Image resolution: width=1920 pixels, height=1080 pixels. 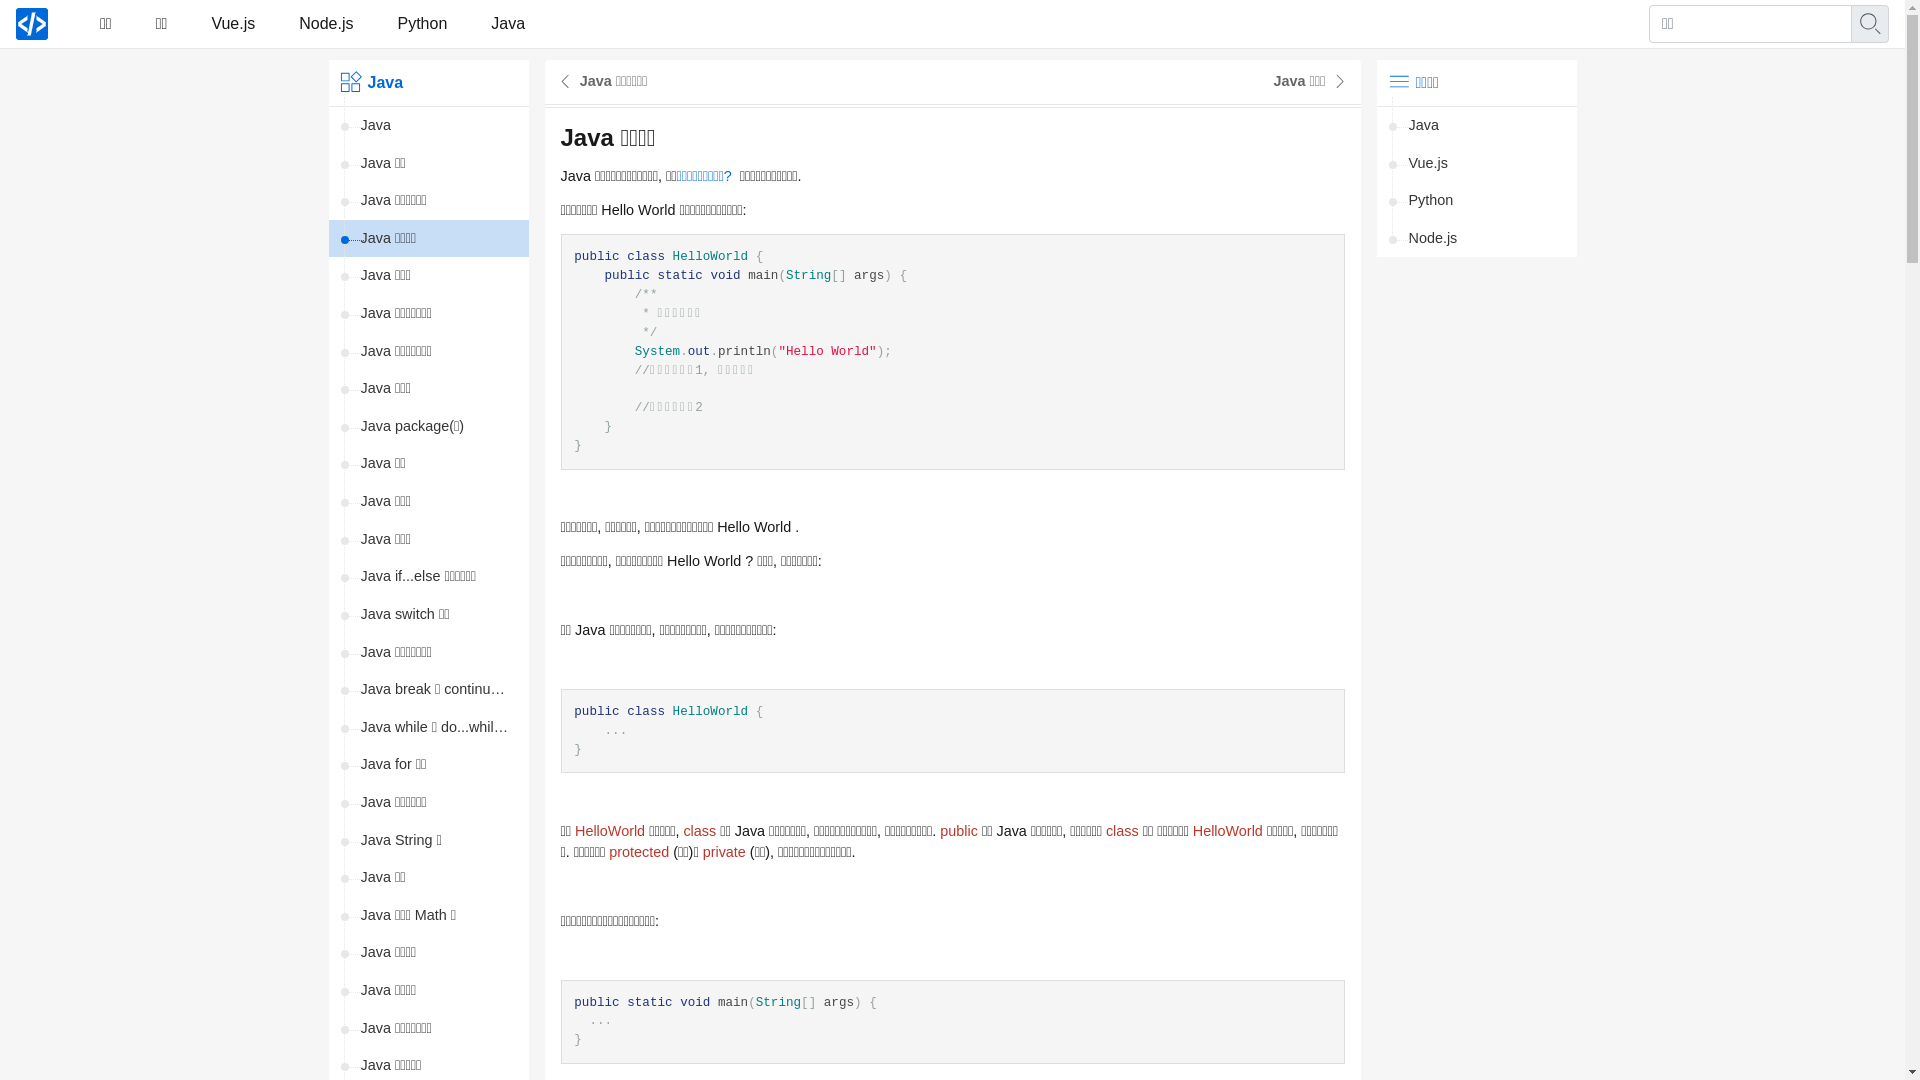 I want to click on 'Java', so click(x=469, y=23).